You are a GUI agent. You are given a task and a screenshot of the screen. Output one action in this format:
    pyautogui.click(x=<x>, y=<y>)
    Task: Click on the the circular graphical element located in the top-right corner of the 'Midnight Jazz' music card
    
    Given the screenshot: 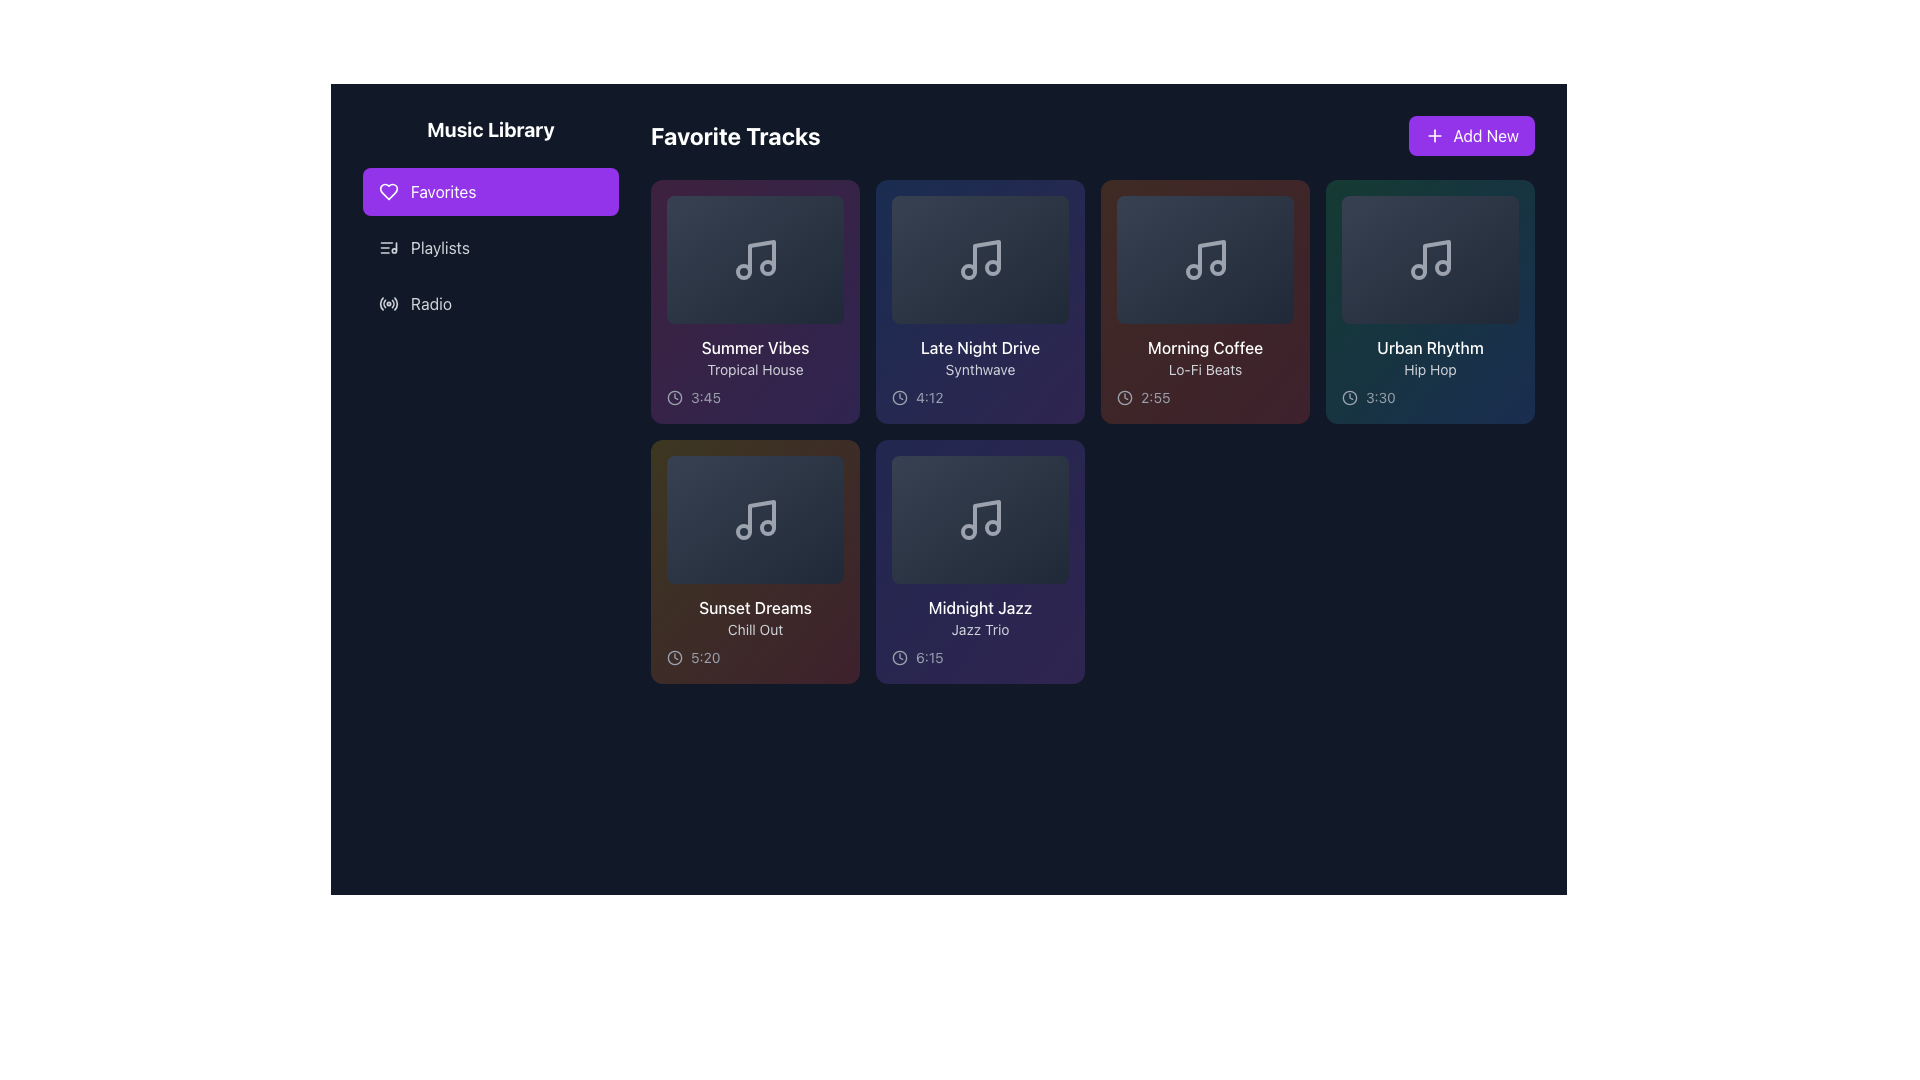 What is the action you would take?
    pyautogui.click(x=1055, y=467)
    